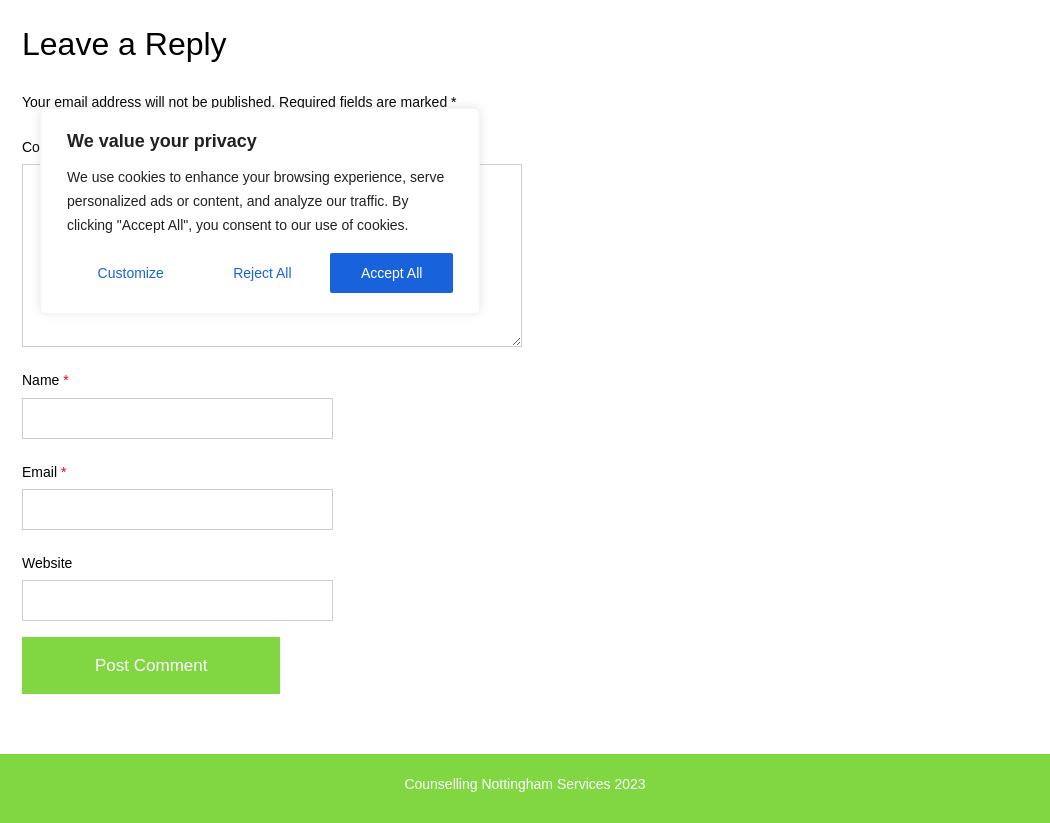  Describe the element at coordinates (391, 272) in the screenshot. I see `'Accept All'` at that location.